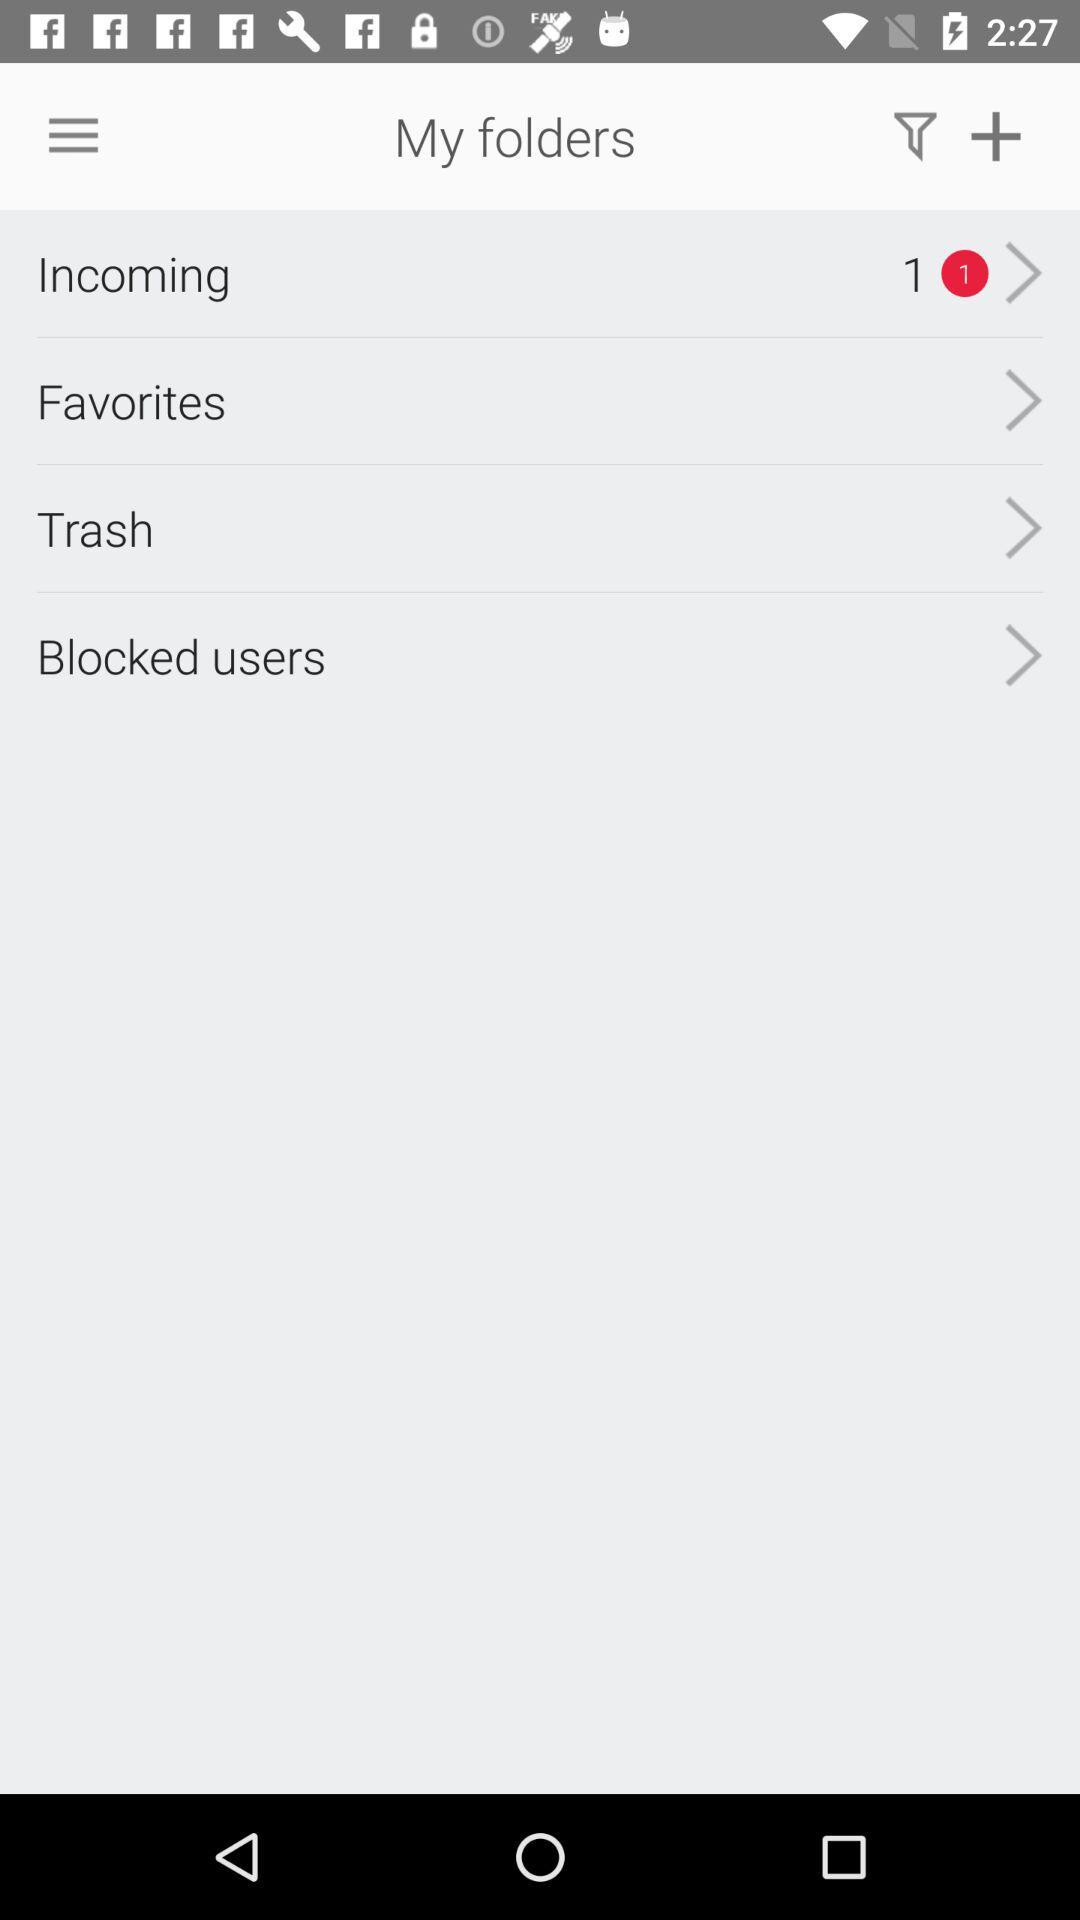 This screenshot has width=1080, height=1920. Describe the element at coordinates (133, 272) in the screenshot. I see `incoming` at that location.